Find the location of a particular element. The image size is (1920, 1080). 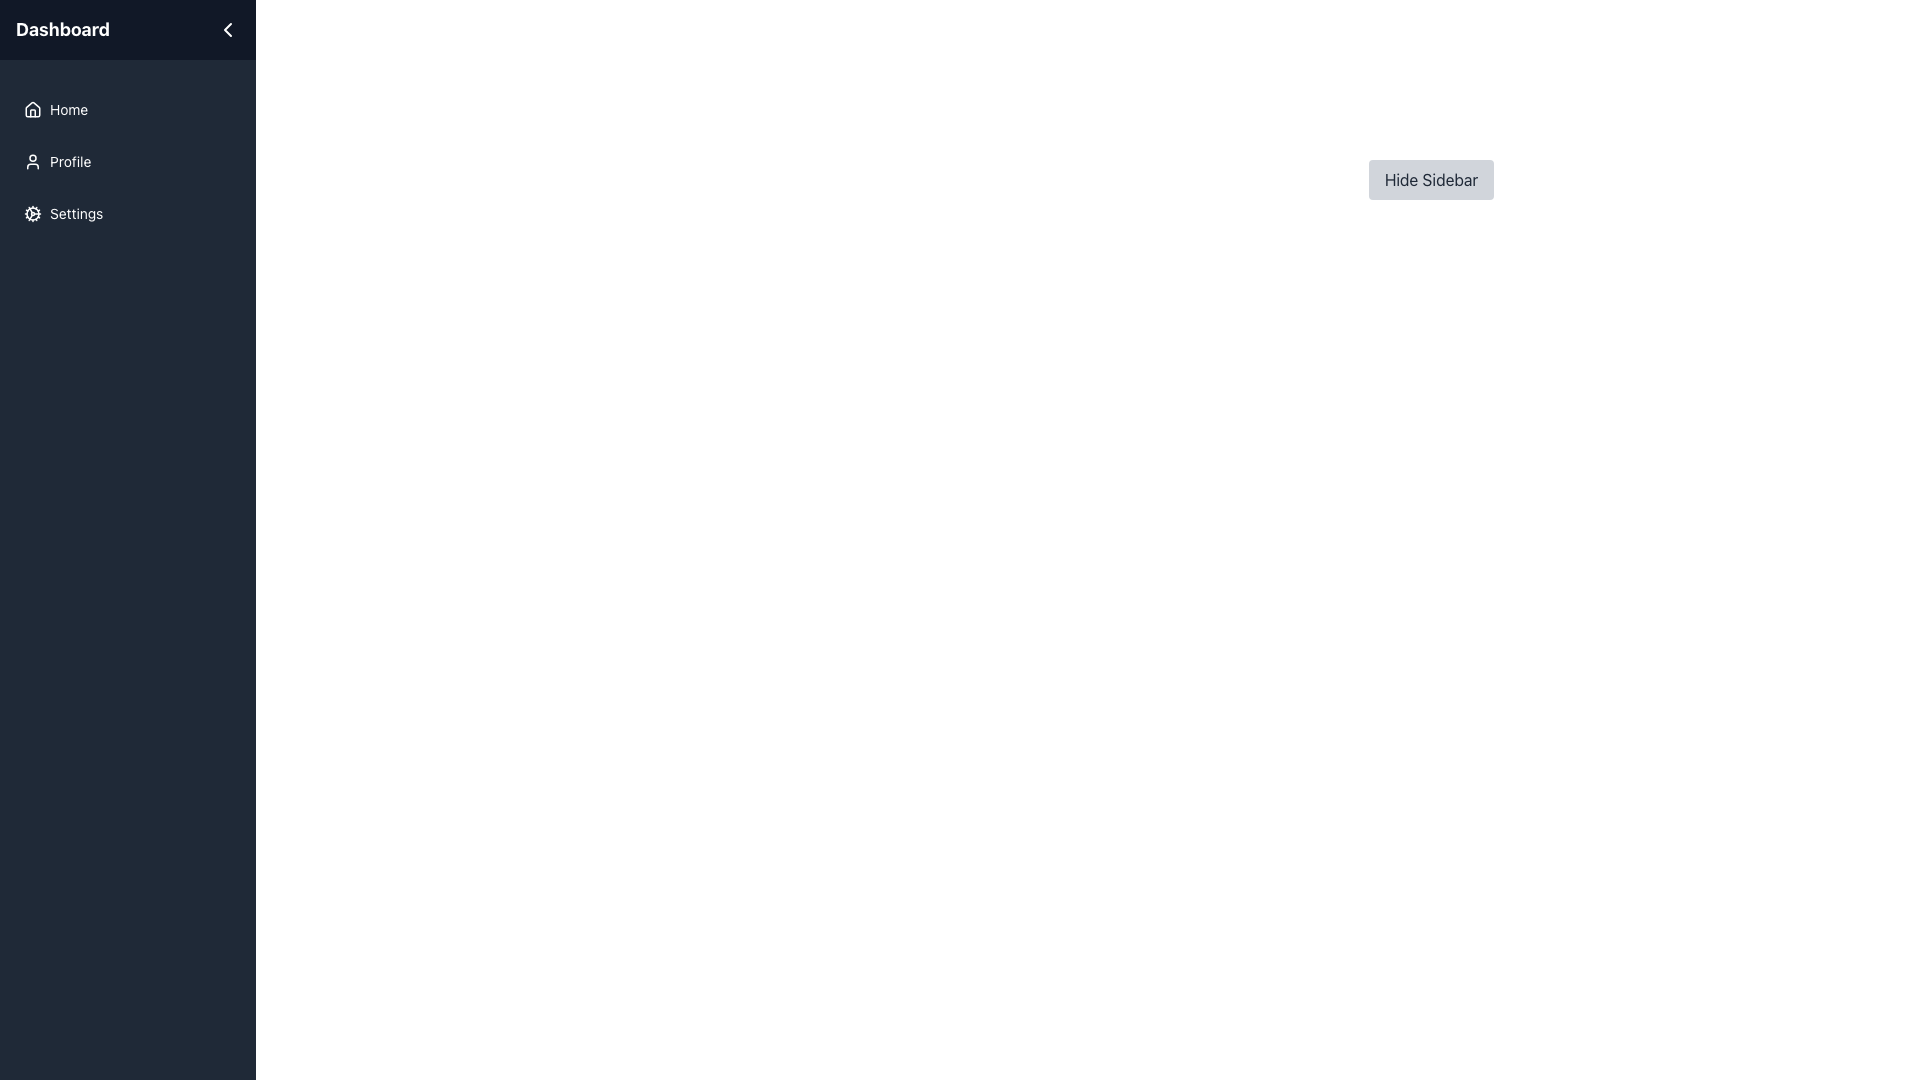

the chevron-shaped left-facing arrow icon located is located at coordinates (227, 30).